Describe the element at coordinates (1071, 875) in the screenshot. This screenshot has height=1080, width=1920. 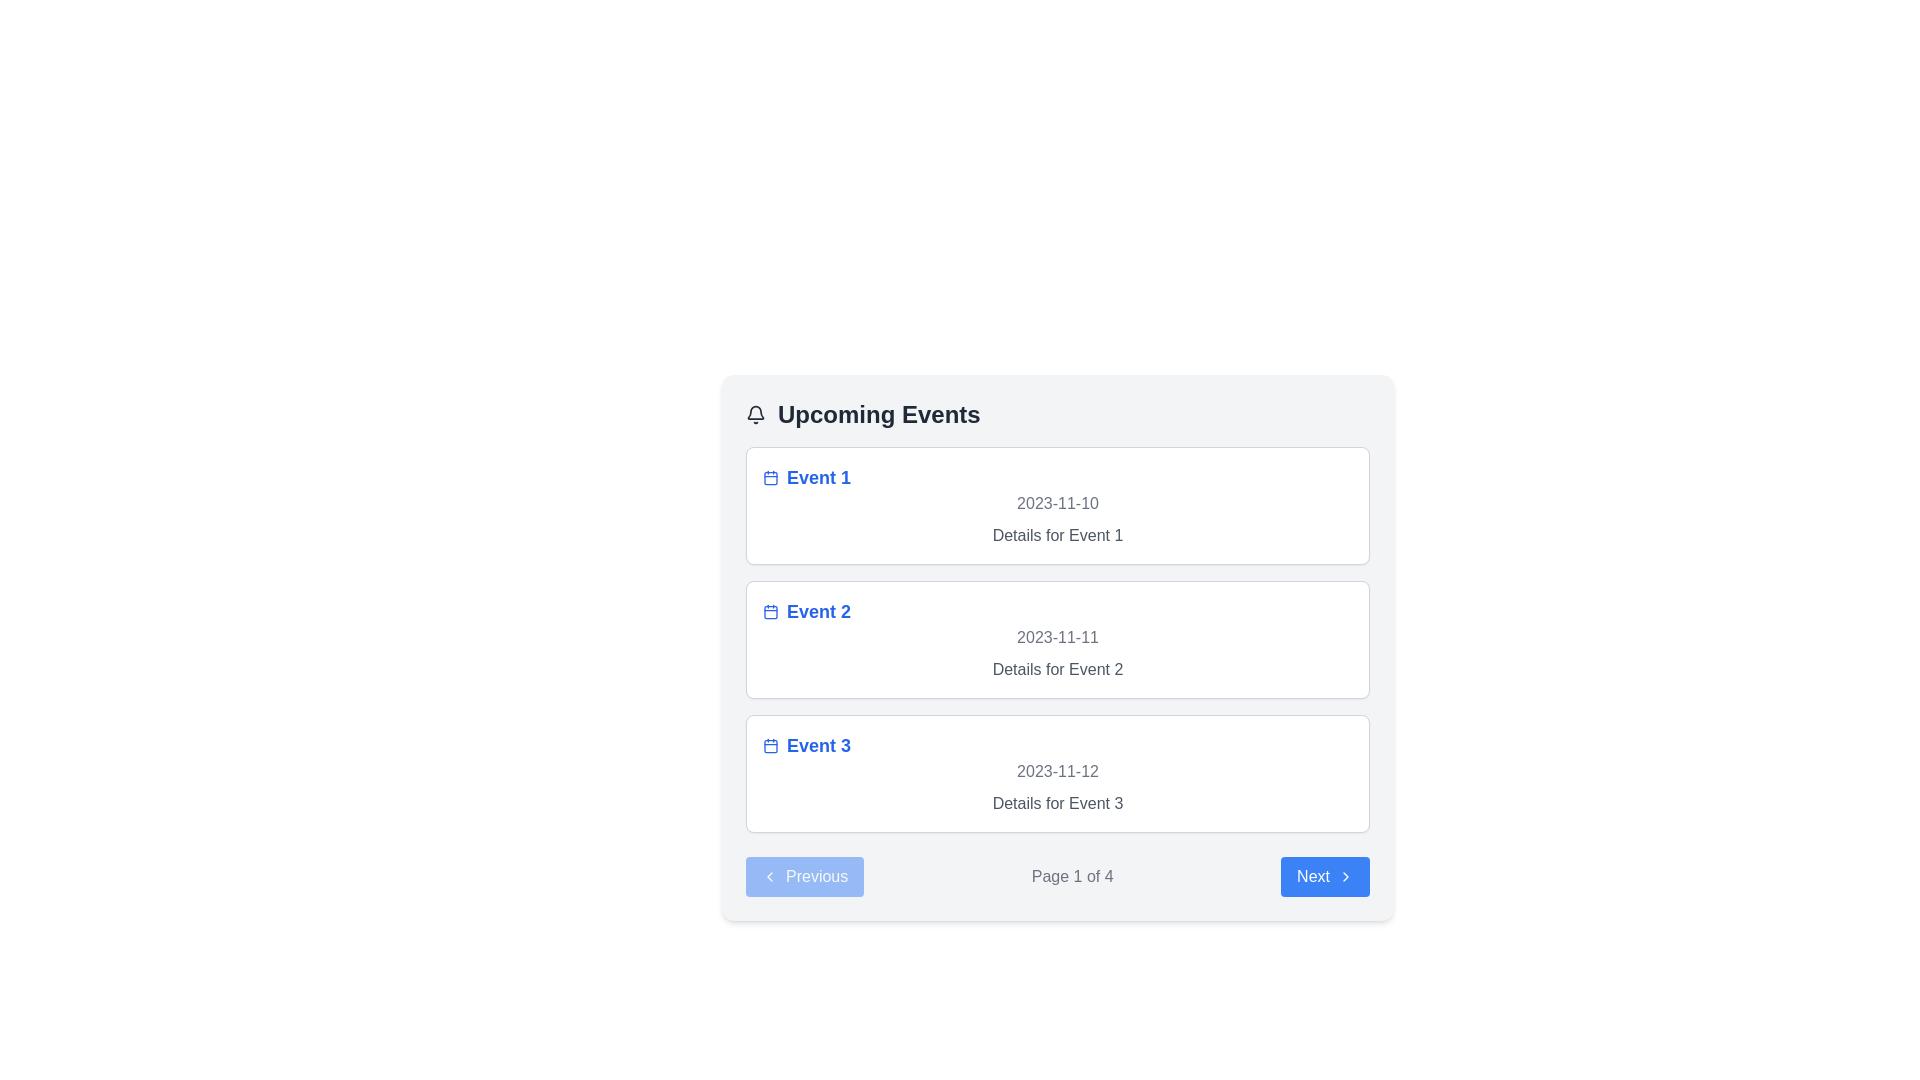
I see `the static text indicator displaying 'Page 1 of 4', which is styled with a gray color and located between the 'Previous' and 'Next' buttons below the 'Upcoming Events' list` at that location.